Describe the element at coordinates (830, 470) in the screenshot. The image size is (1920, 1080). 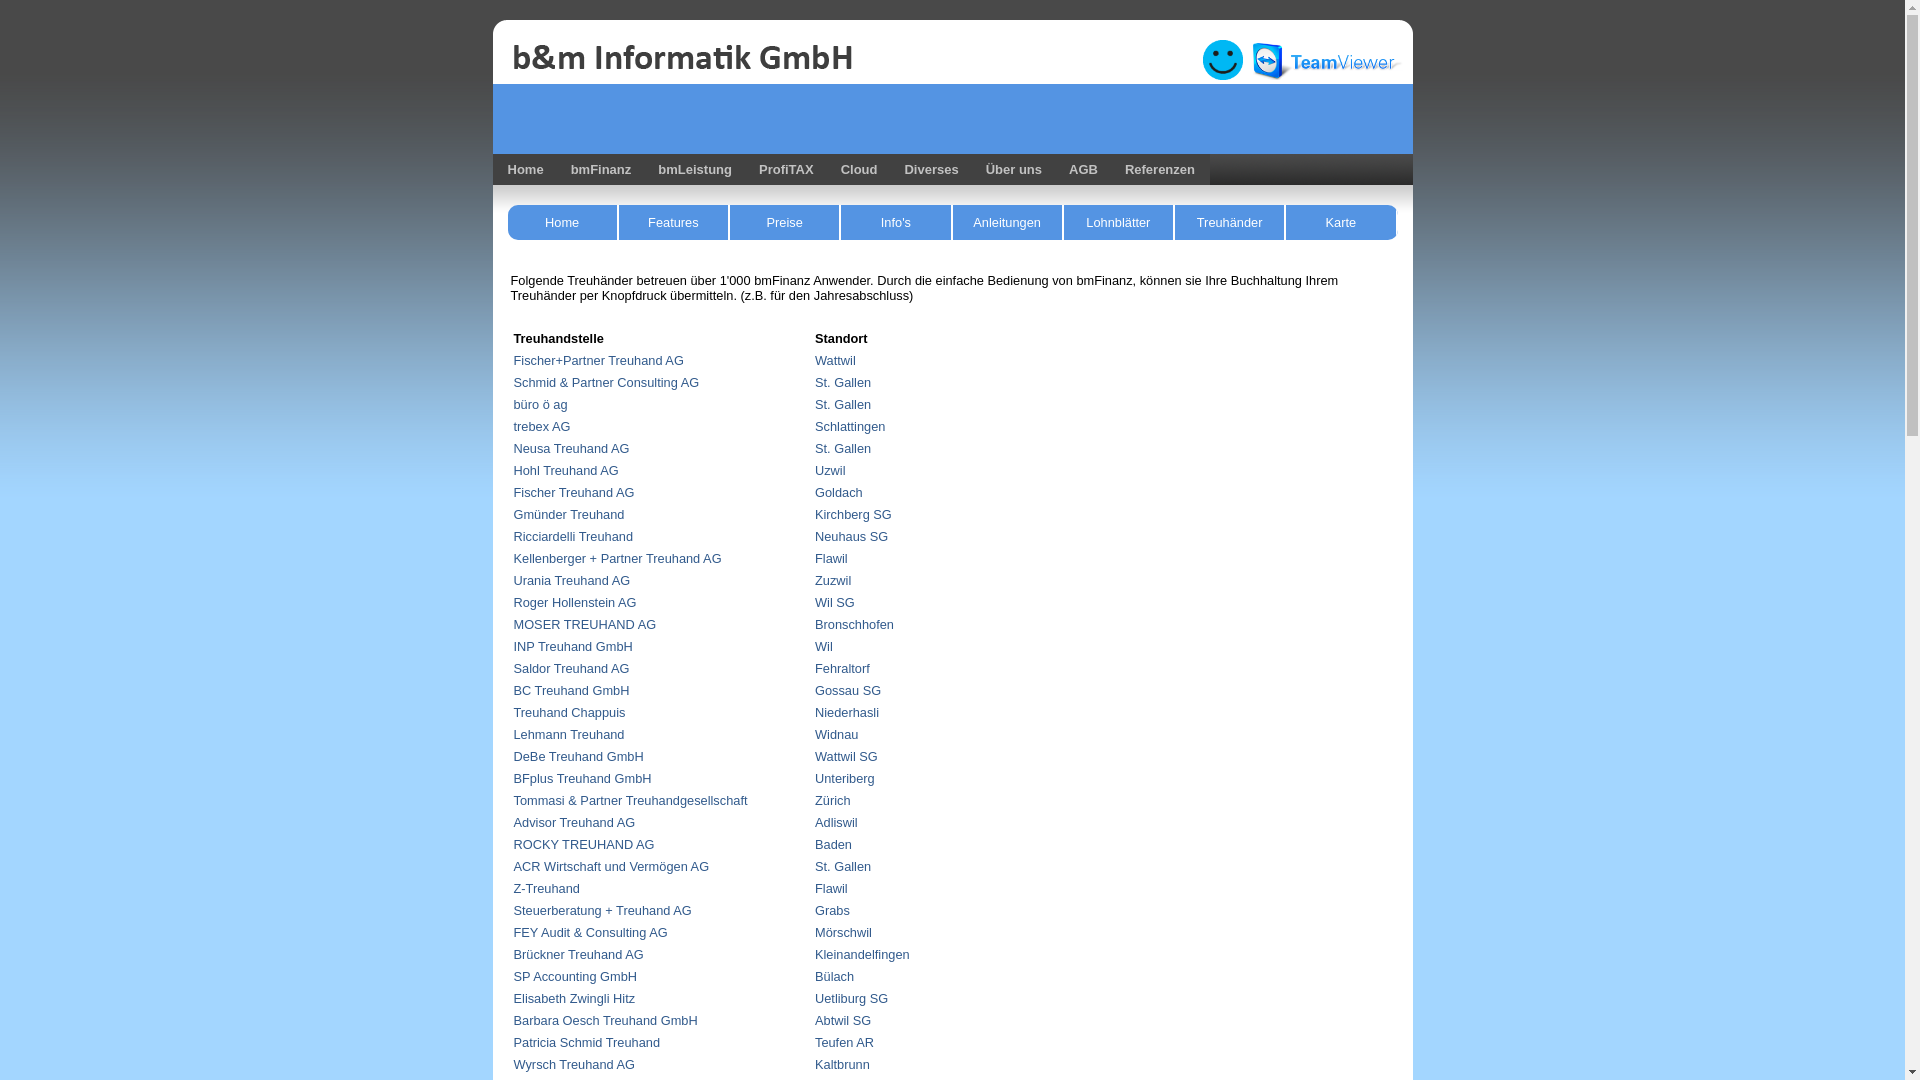
I see `'Uzwil'` at that location.